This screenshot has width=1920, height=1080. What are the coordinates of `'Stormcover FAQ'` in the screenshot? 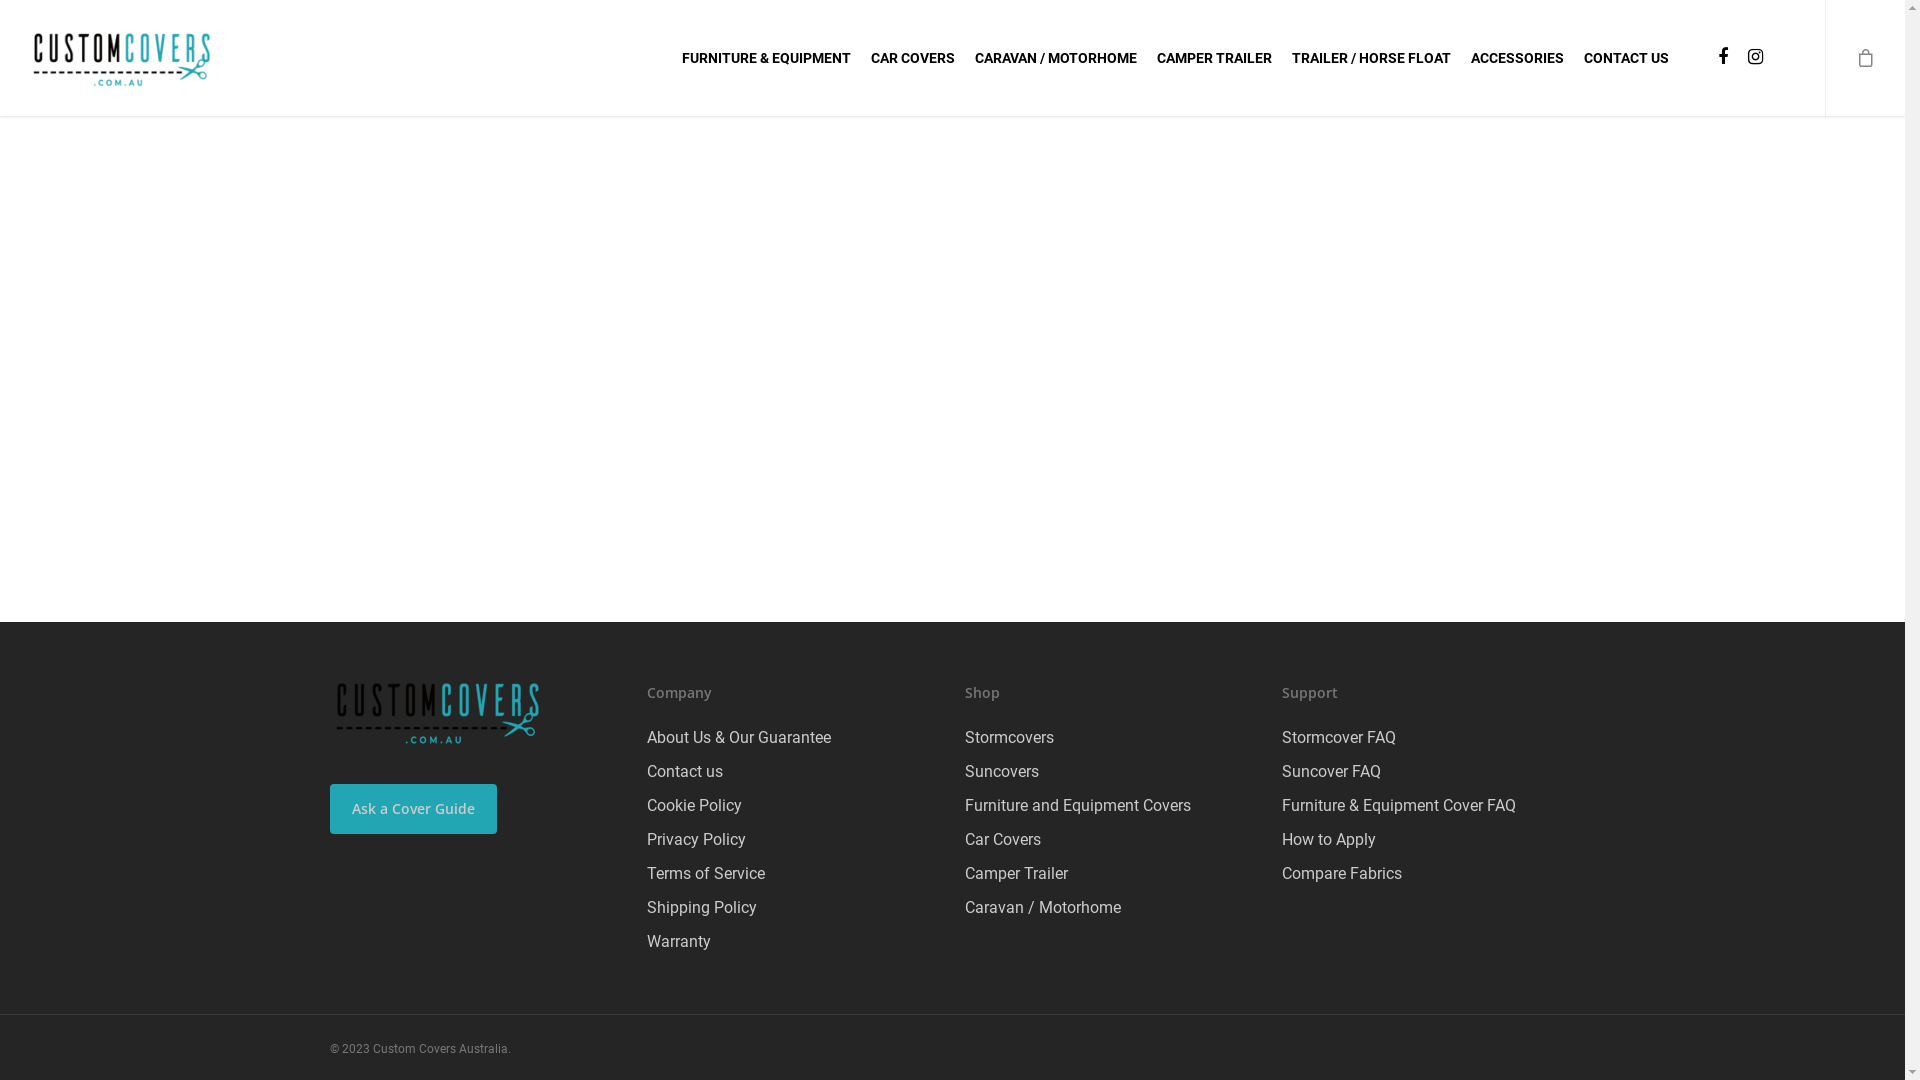 It's located at (1427, 737).